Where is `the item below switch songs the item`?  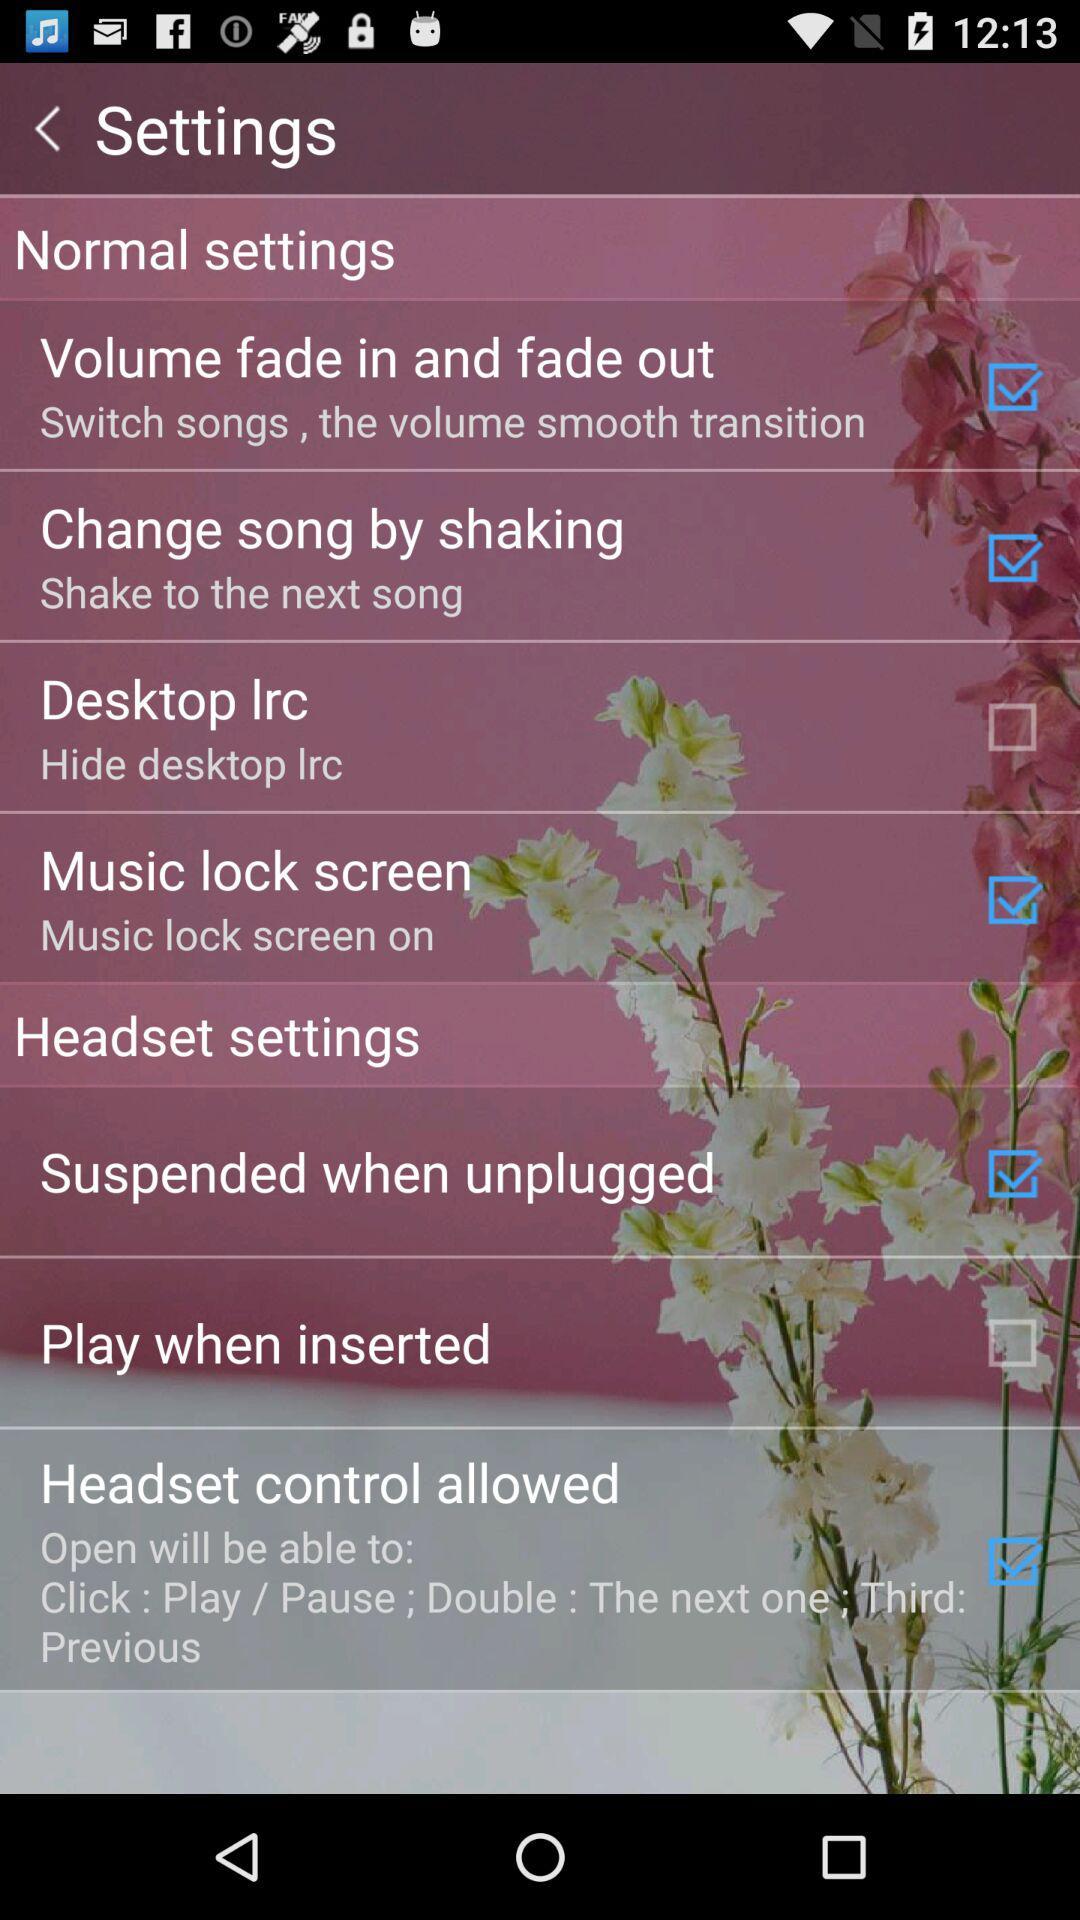 the item below switch songs the item is located at coordinates (331, 526).